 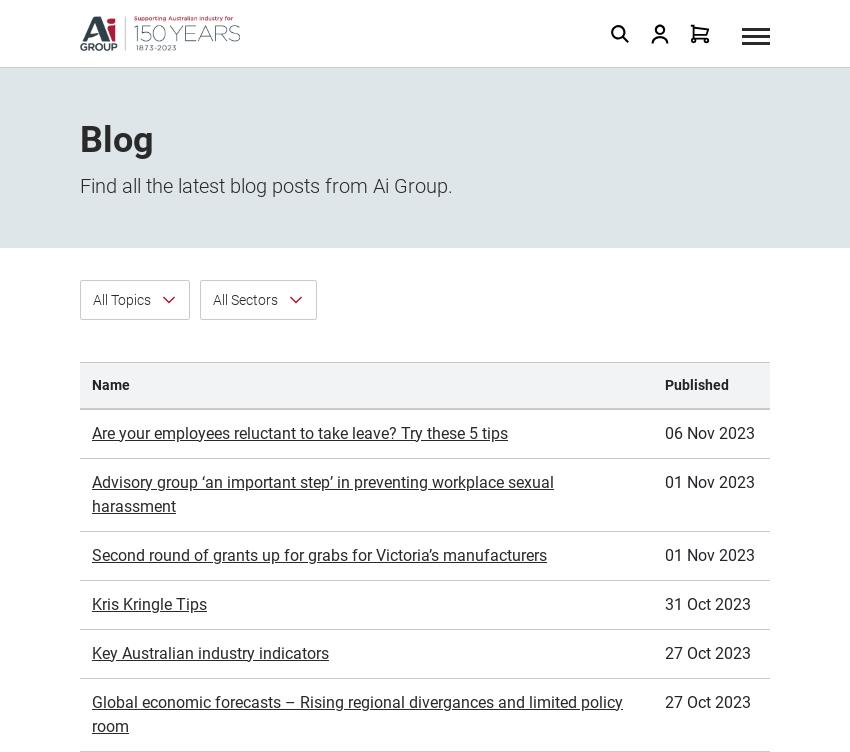 What do you see at coordinates (245, 76) in the screenshot?
I see `'All Sectors'` at bounding box center [245, 76].